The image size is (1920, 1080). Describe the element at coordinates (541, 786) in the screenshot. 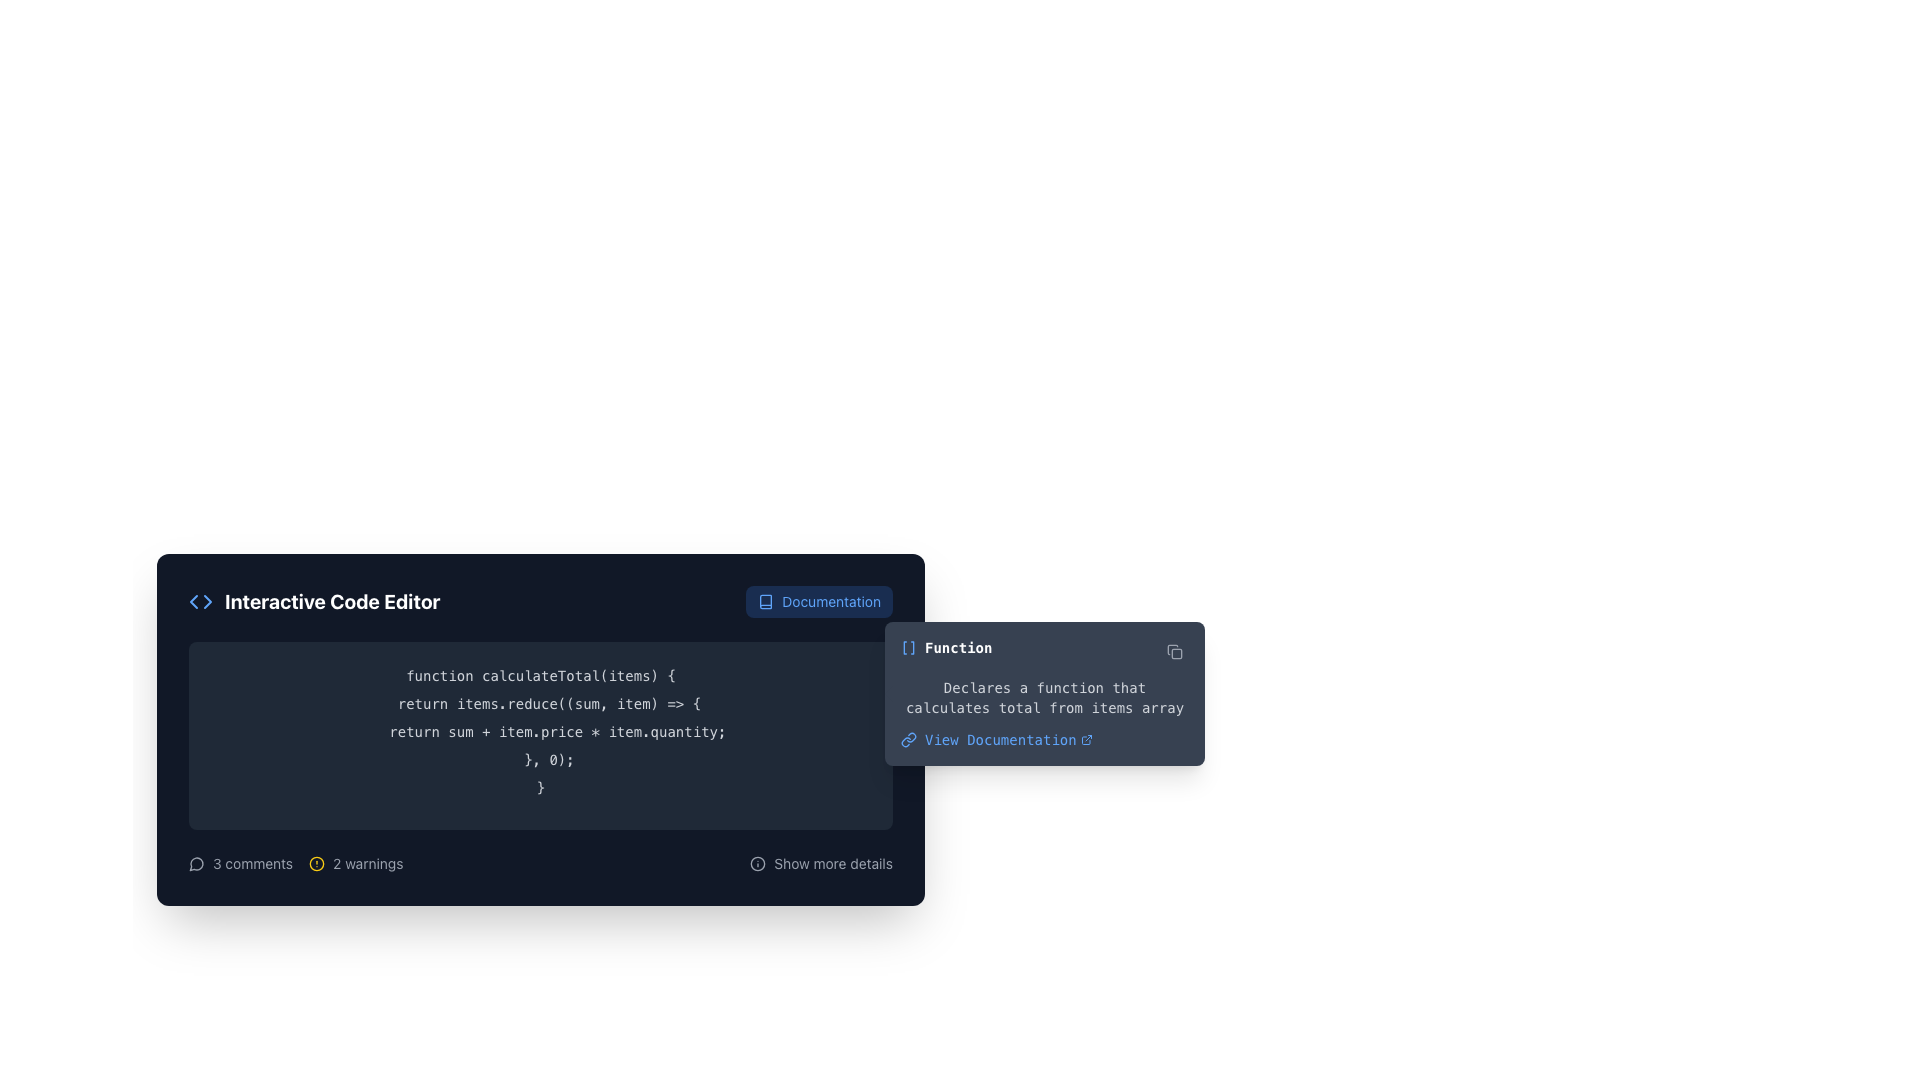

I see `closing delimiter text that indicates the end of a function definition, positioned after the closing parenthesis of a 'reduce' function call in the code editor` at that location.